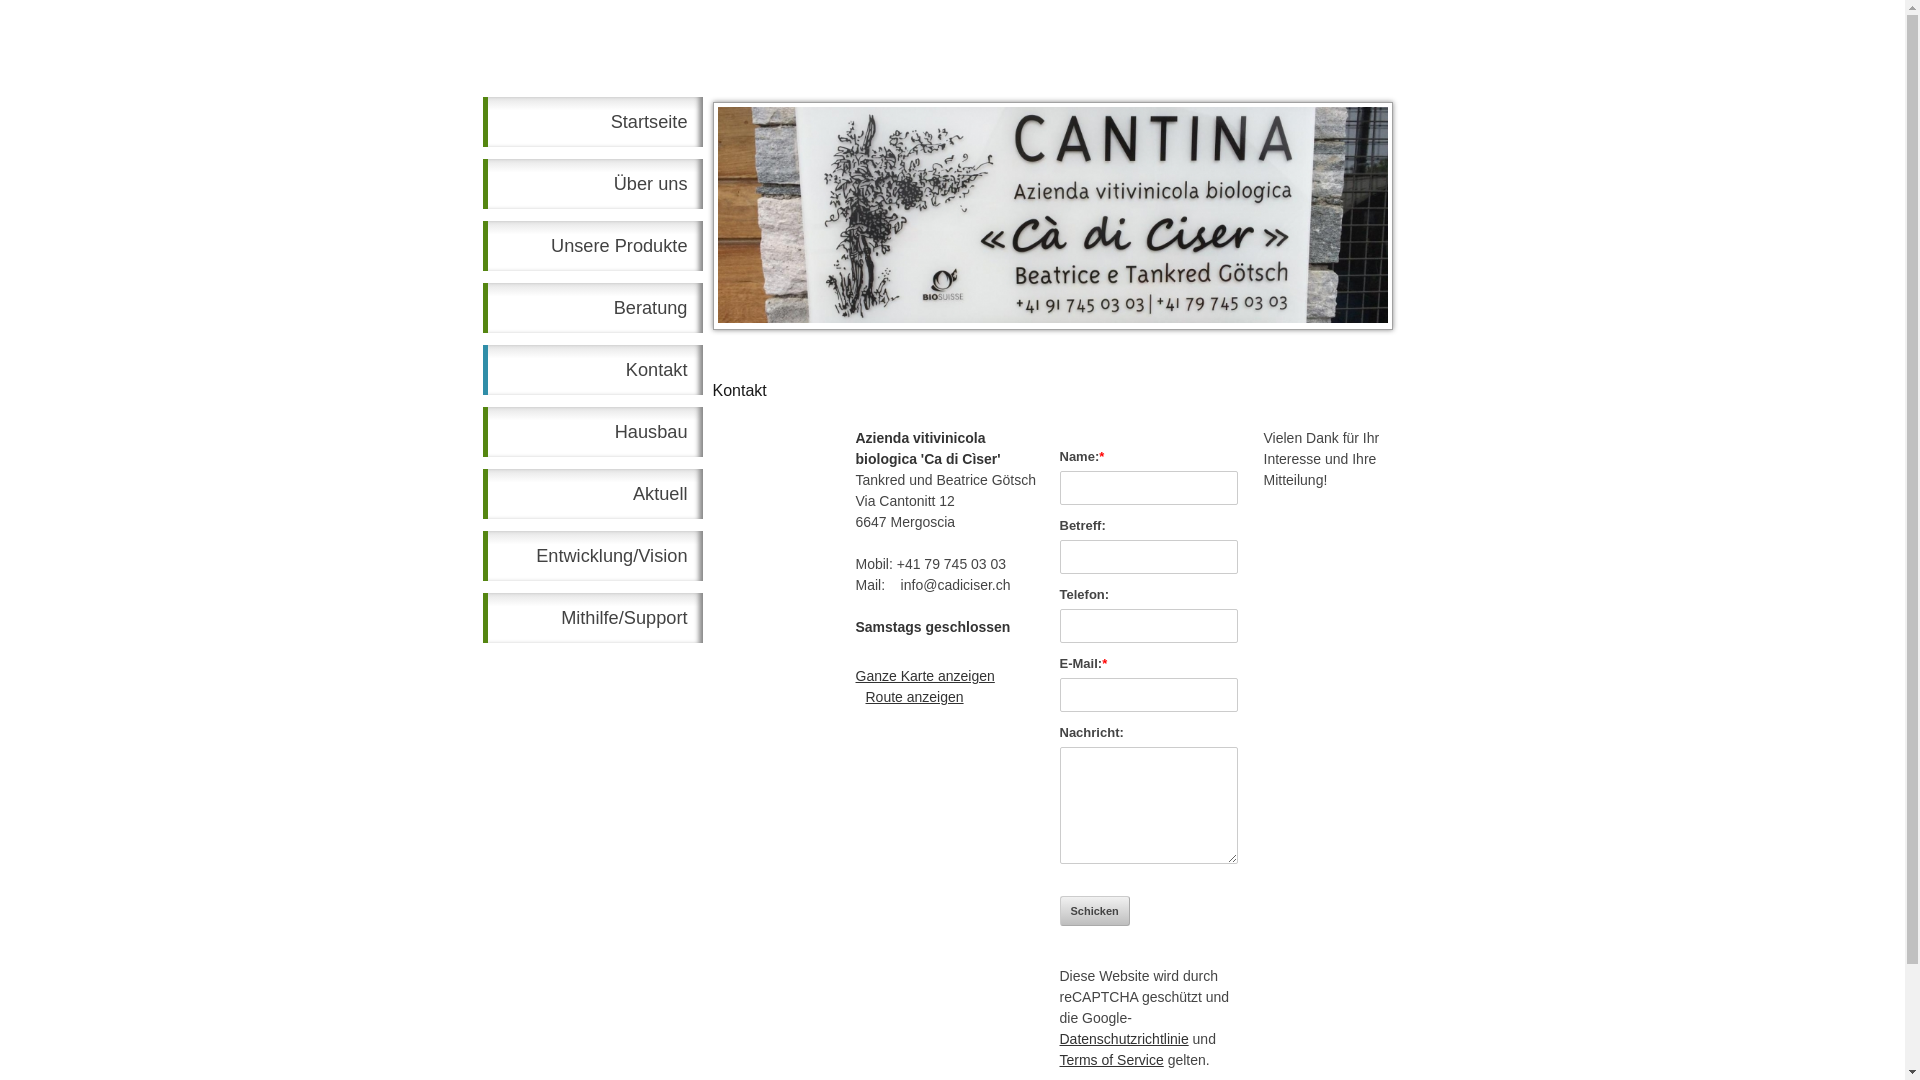 Image resolution: width=1920 pixels, height=1080 pixels. Describe the element at coordinates (924, 675) in the screenshot. I see `'Ganze Karte anzeigen'` at that location.